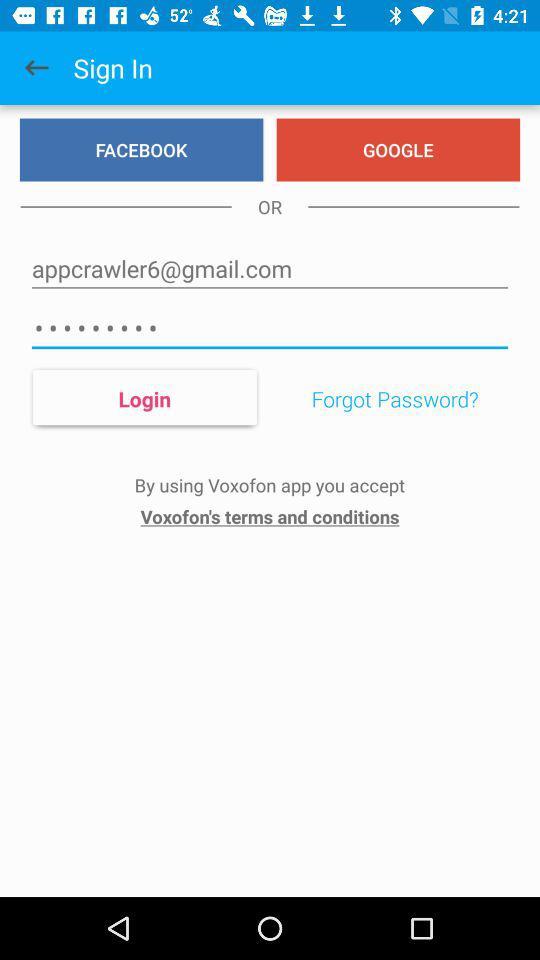 This screenshot has width=540, height=960. What do you see at coordinates (270, 268) in the screenshot?
I see `the appcrawler6@gmail.com item` at bounding box center [270, 268].